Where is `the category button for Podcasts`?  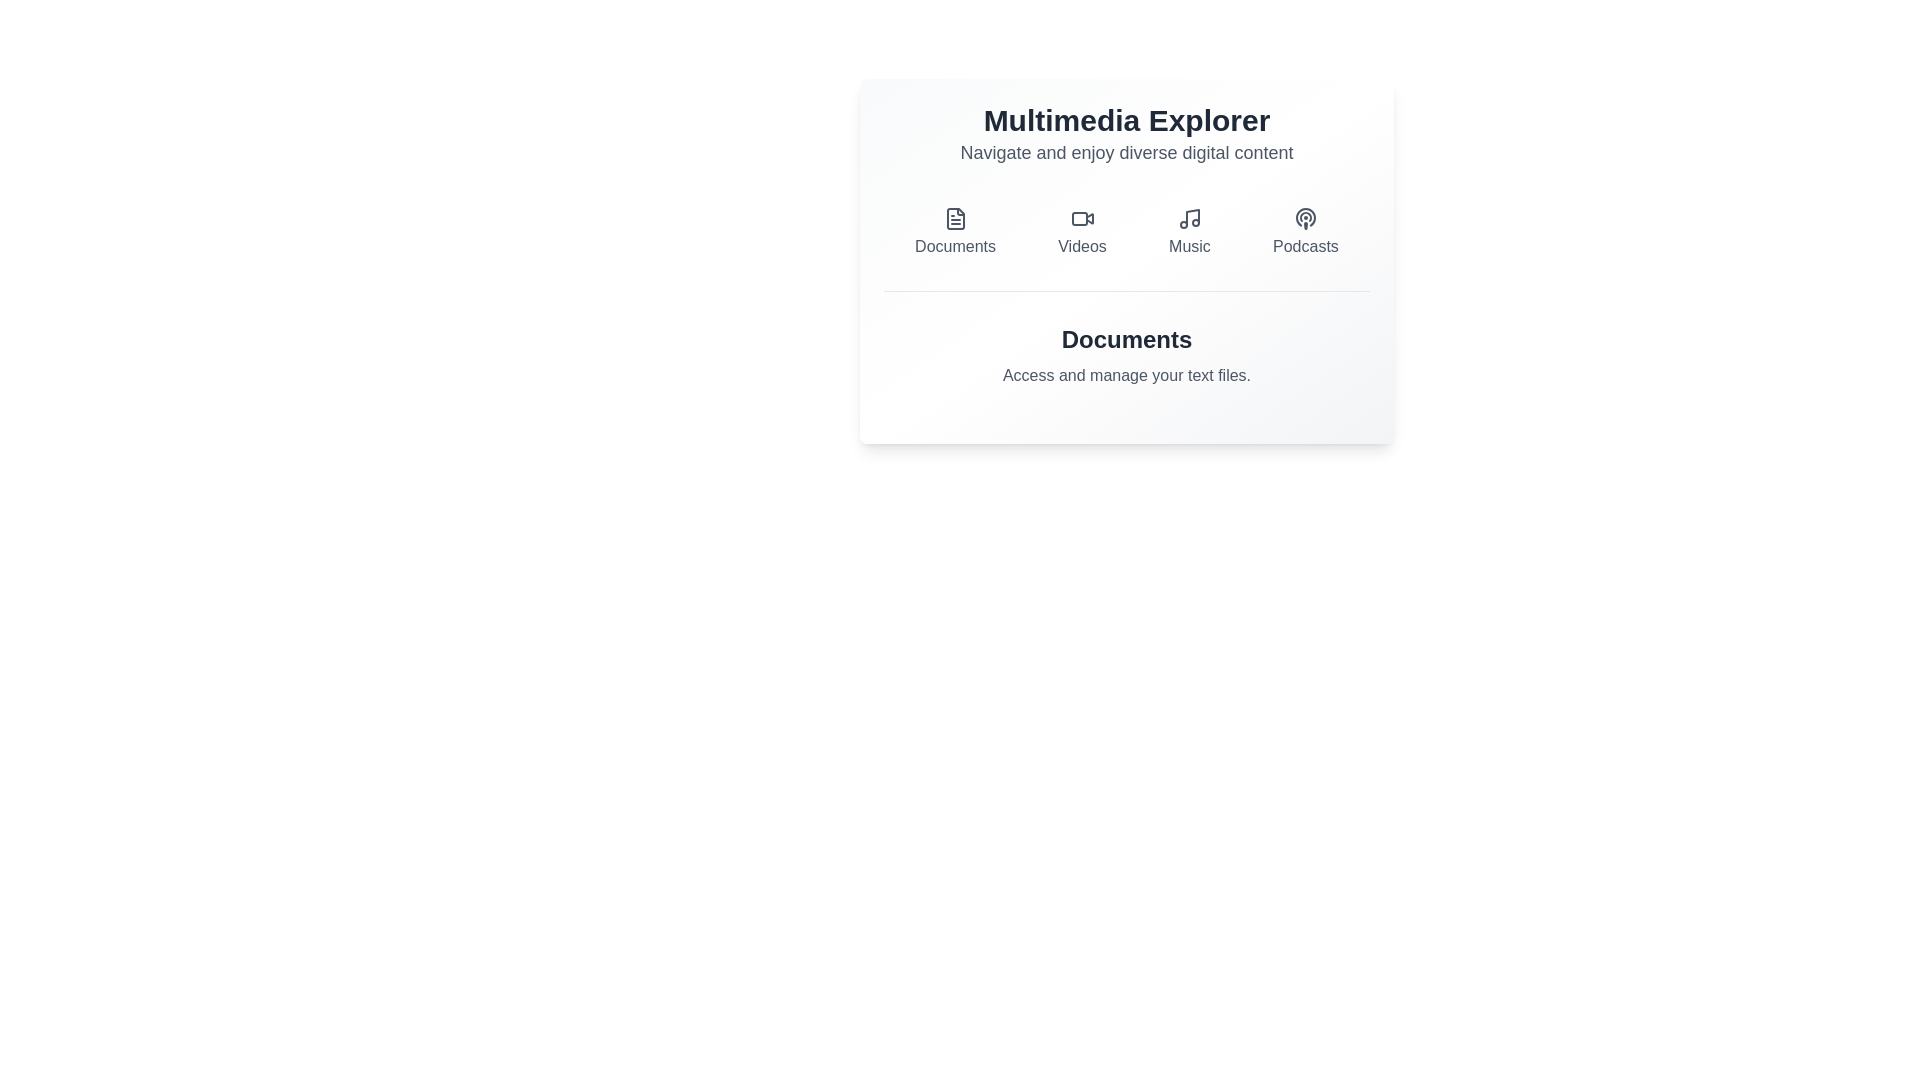
the category button for Podcasts is located at coordinates (1305, 231).